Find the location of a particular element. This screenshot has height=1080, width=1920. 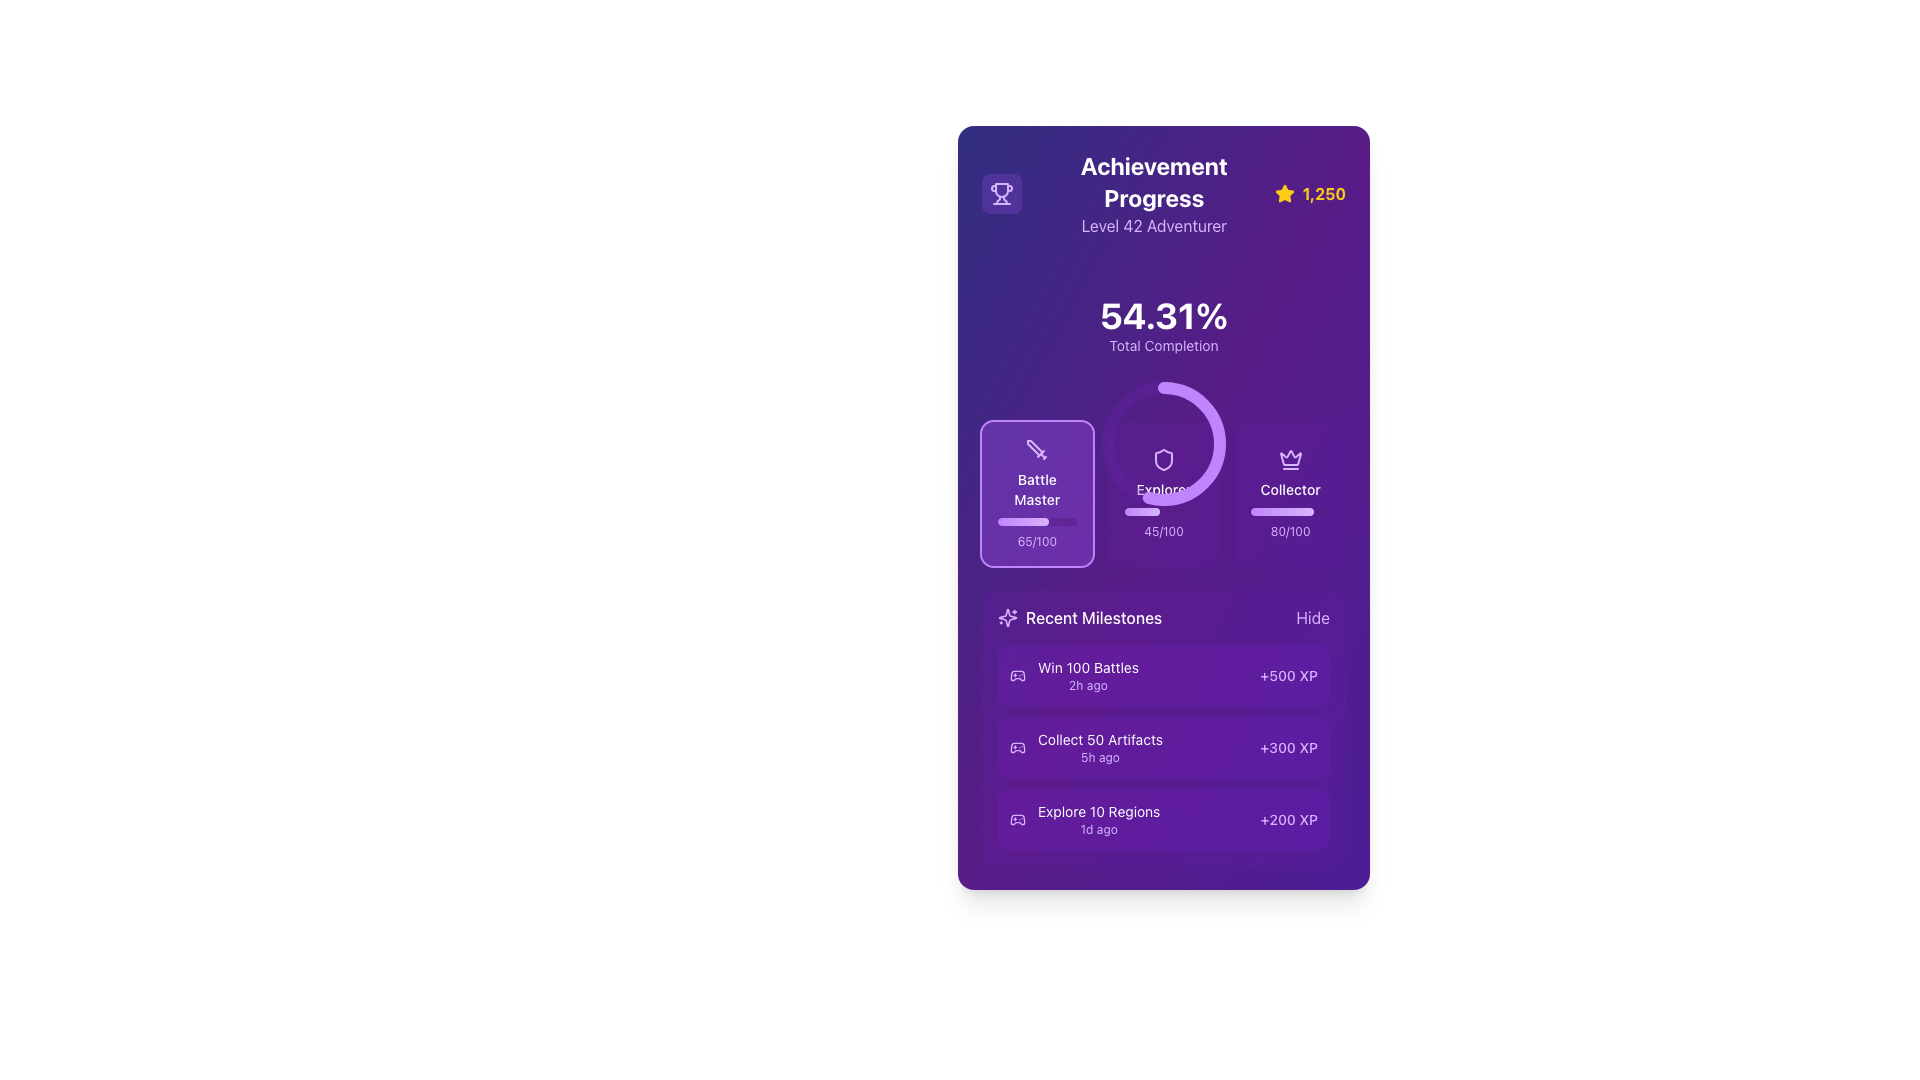

the text label displaying '+500 XP' in the 'Recent Milestones' section, which is aligned to the right of the milestone entry for 'Win 100 Battles' is located at coordinates (1289, 675).